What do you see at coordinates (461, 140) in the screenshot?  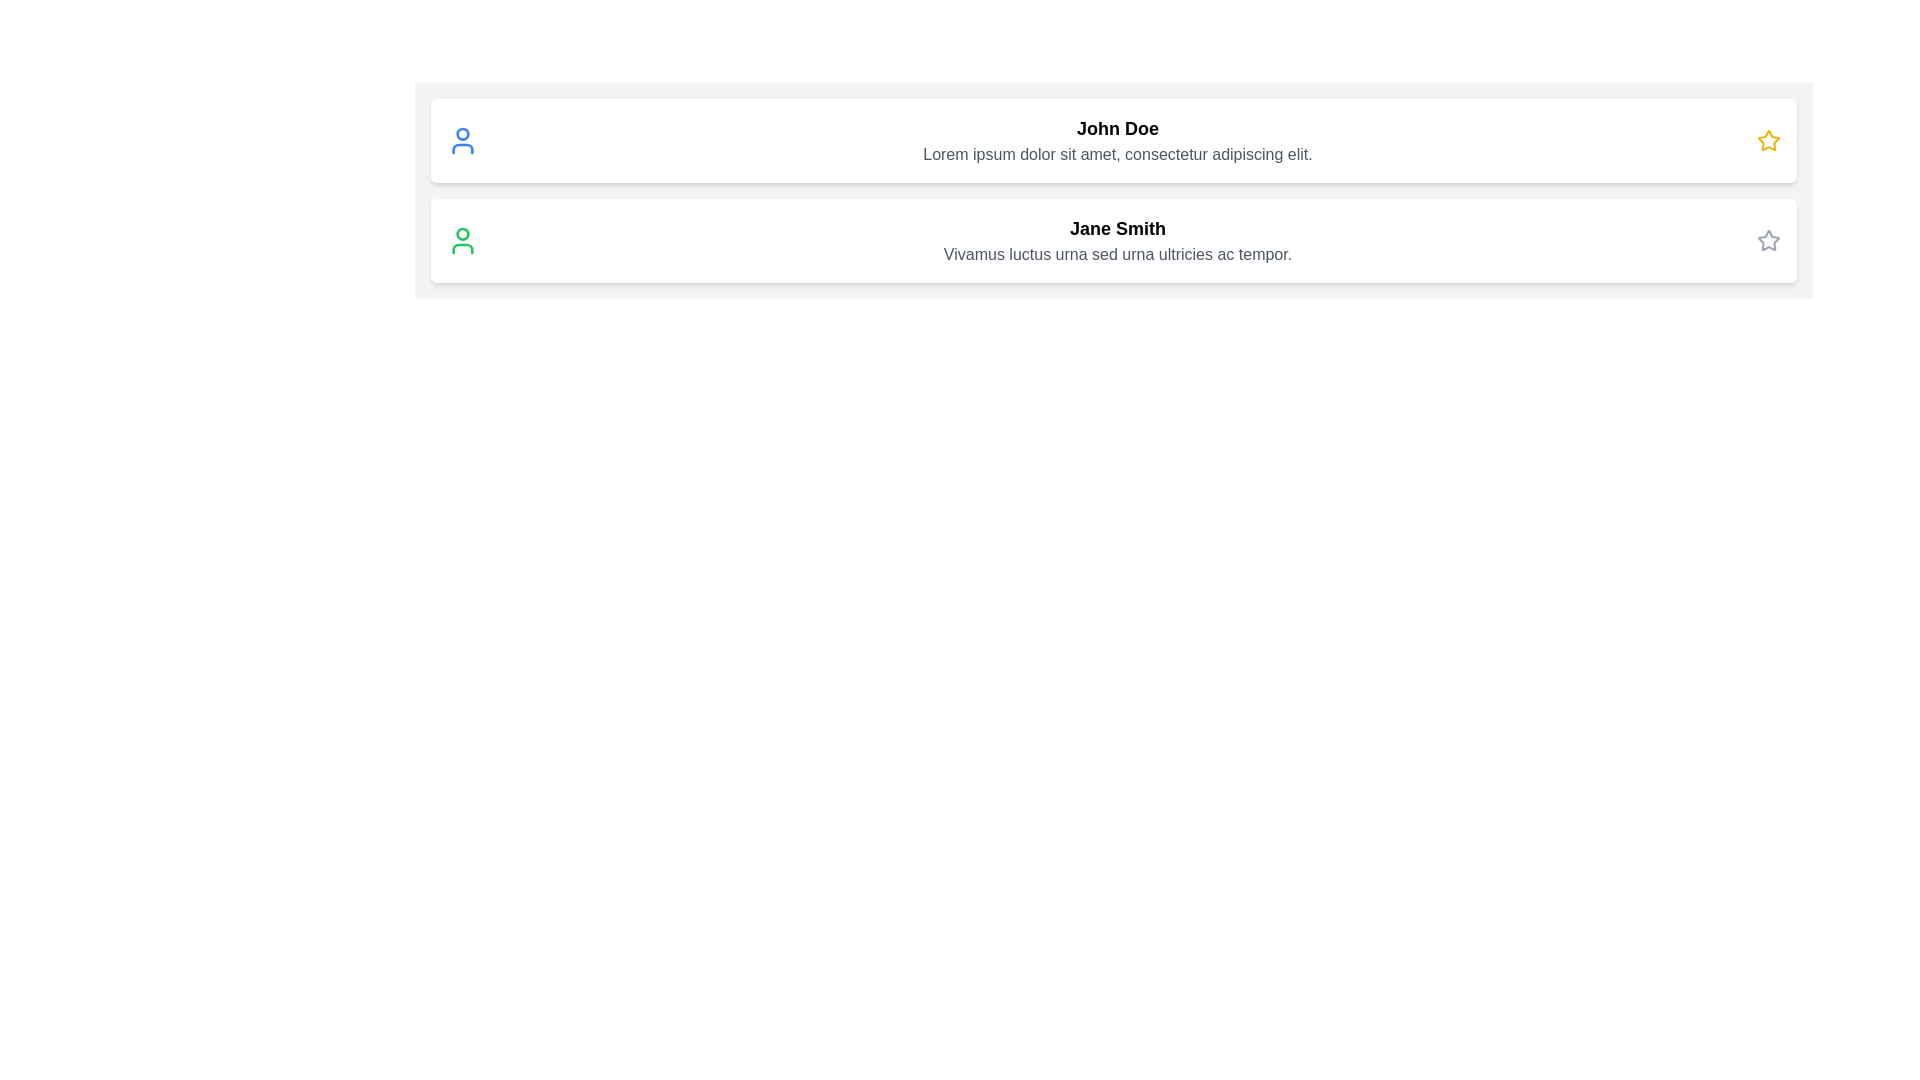 I see `the user profile icon, which is a simplistic outline of a human bust in blue color, located to the left of the text header 'John Doe'` at bounding box center [461, 140].